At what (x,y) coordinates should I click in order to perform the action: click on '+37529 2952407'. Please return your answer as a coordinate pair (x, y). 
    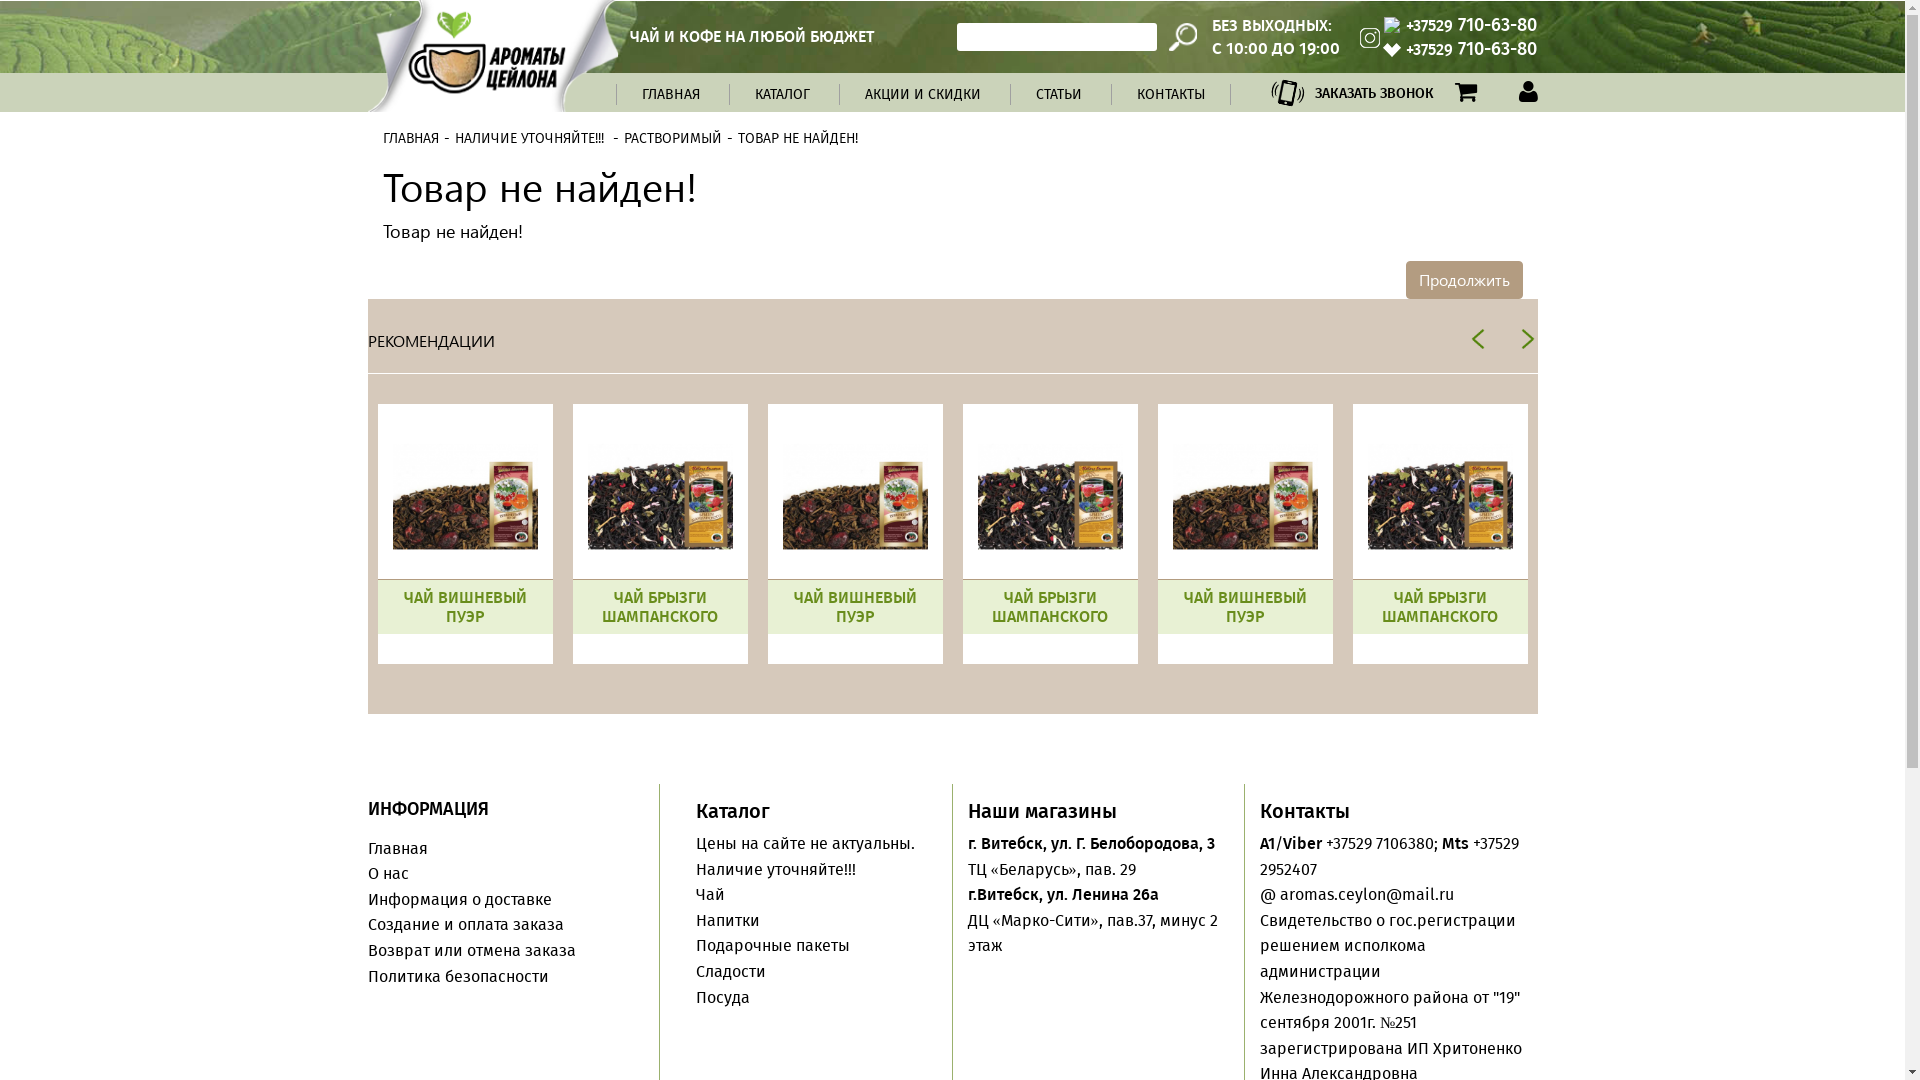
    Looking at the image, I should click on (1388, 855).